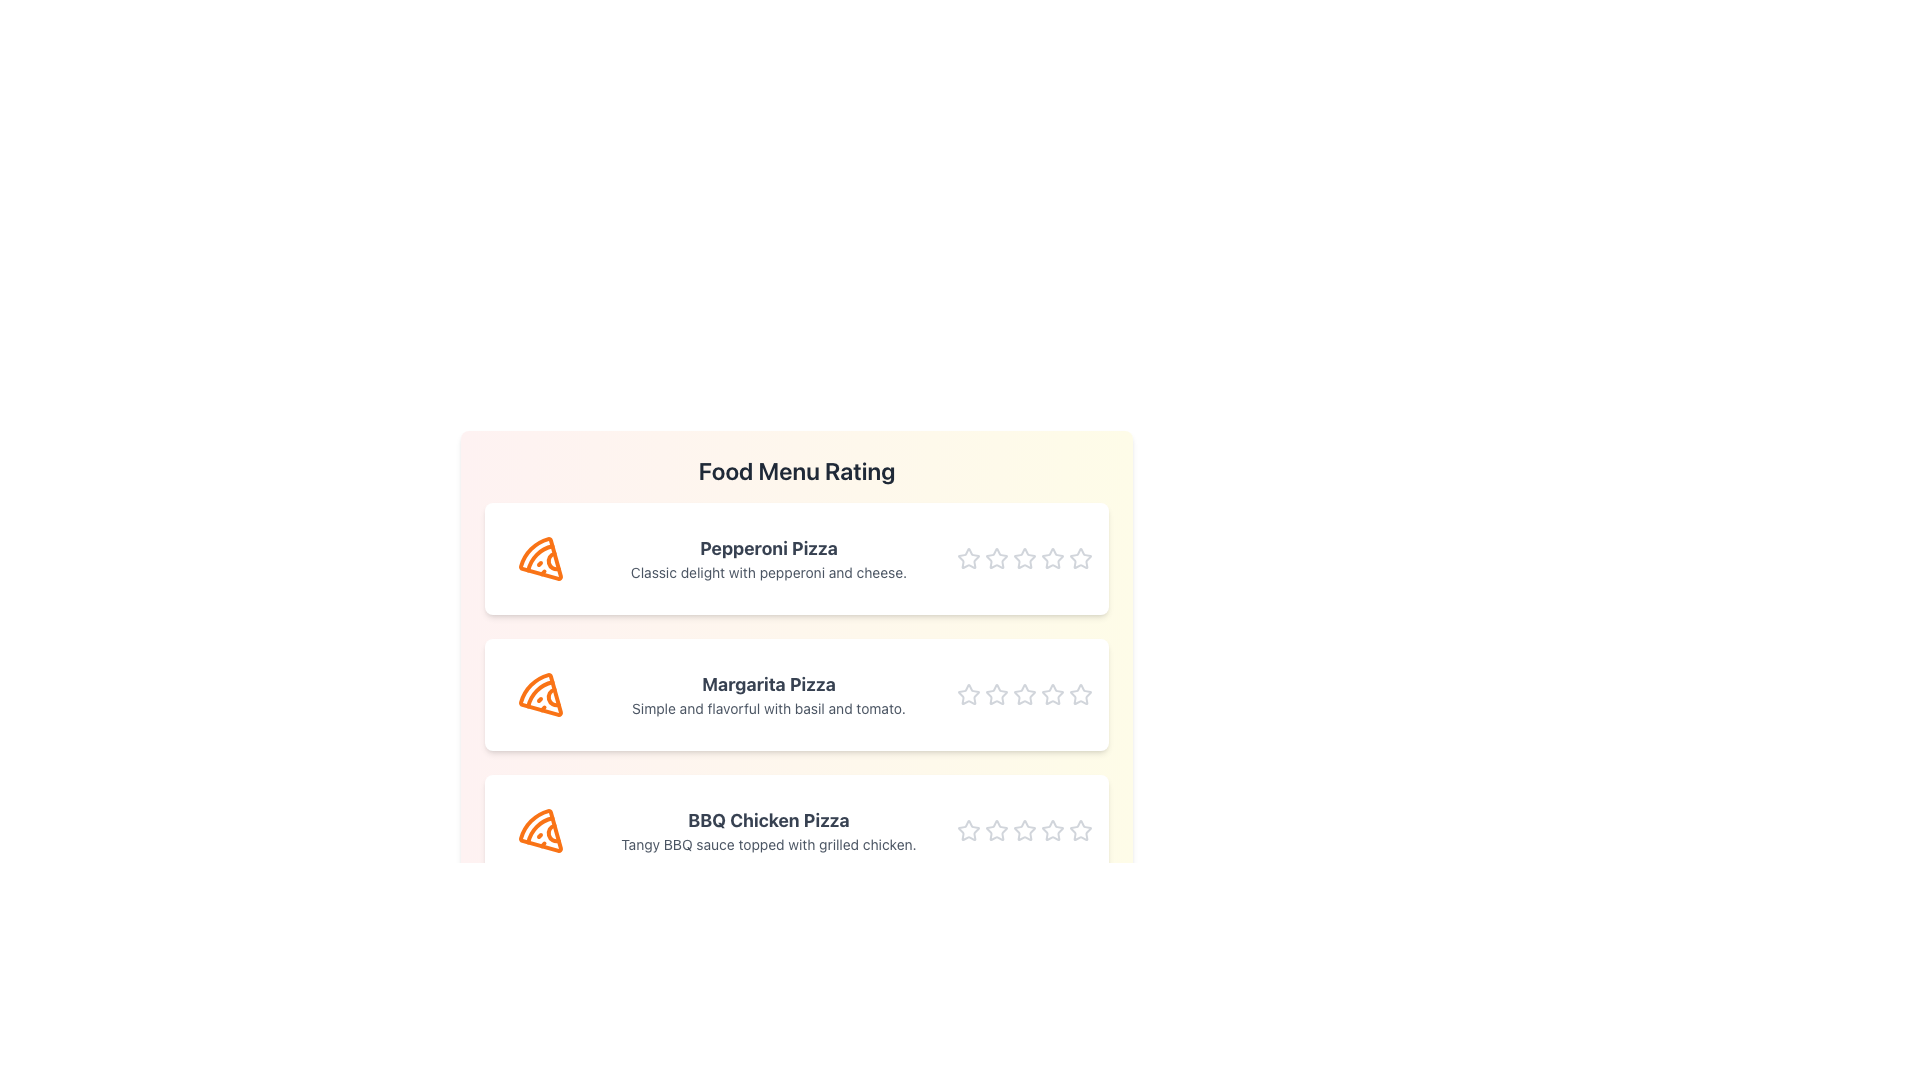  Describe the element at coordinates (767, 821) in the screenshot. I see `the text label that serves as the title of the dish in the third menu card from the top in the 'Food Menu Rating' section` at that location.